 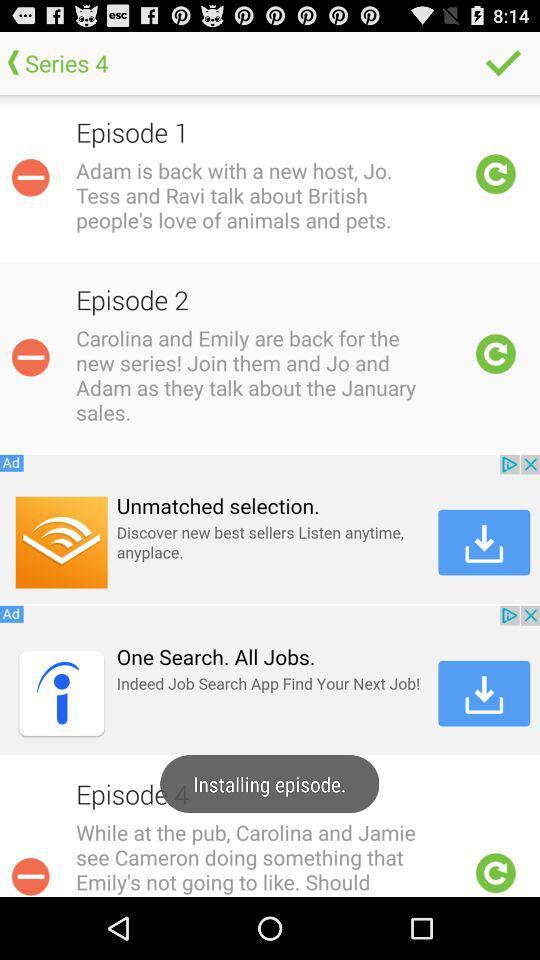 What do you see at coordinates (495, 354) in the screenshot?
I see `refresh episode` at bounding box center [495, 354].